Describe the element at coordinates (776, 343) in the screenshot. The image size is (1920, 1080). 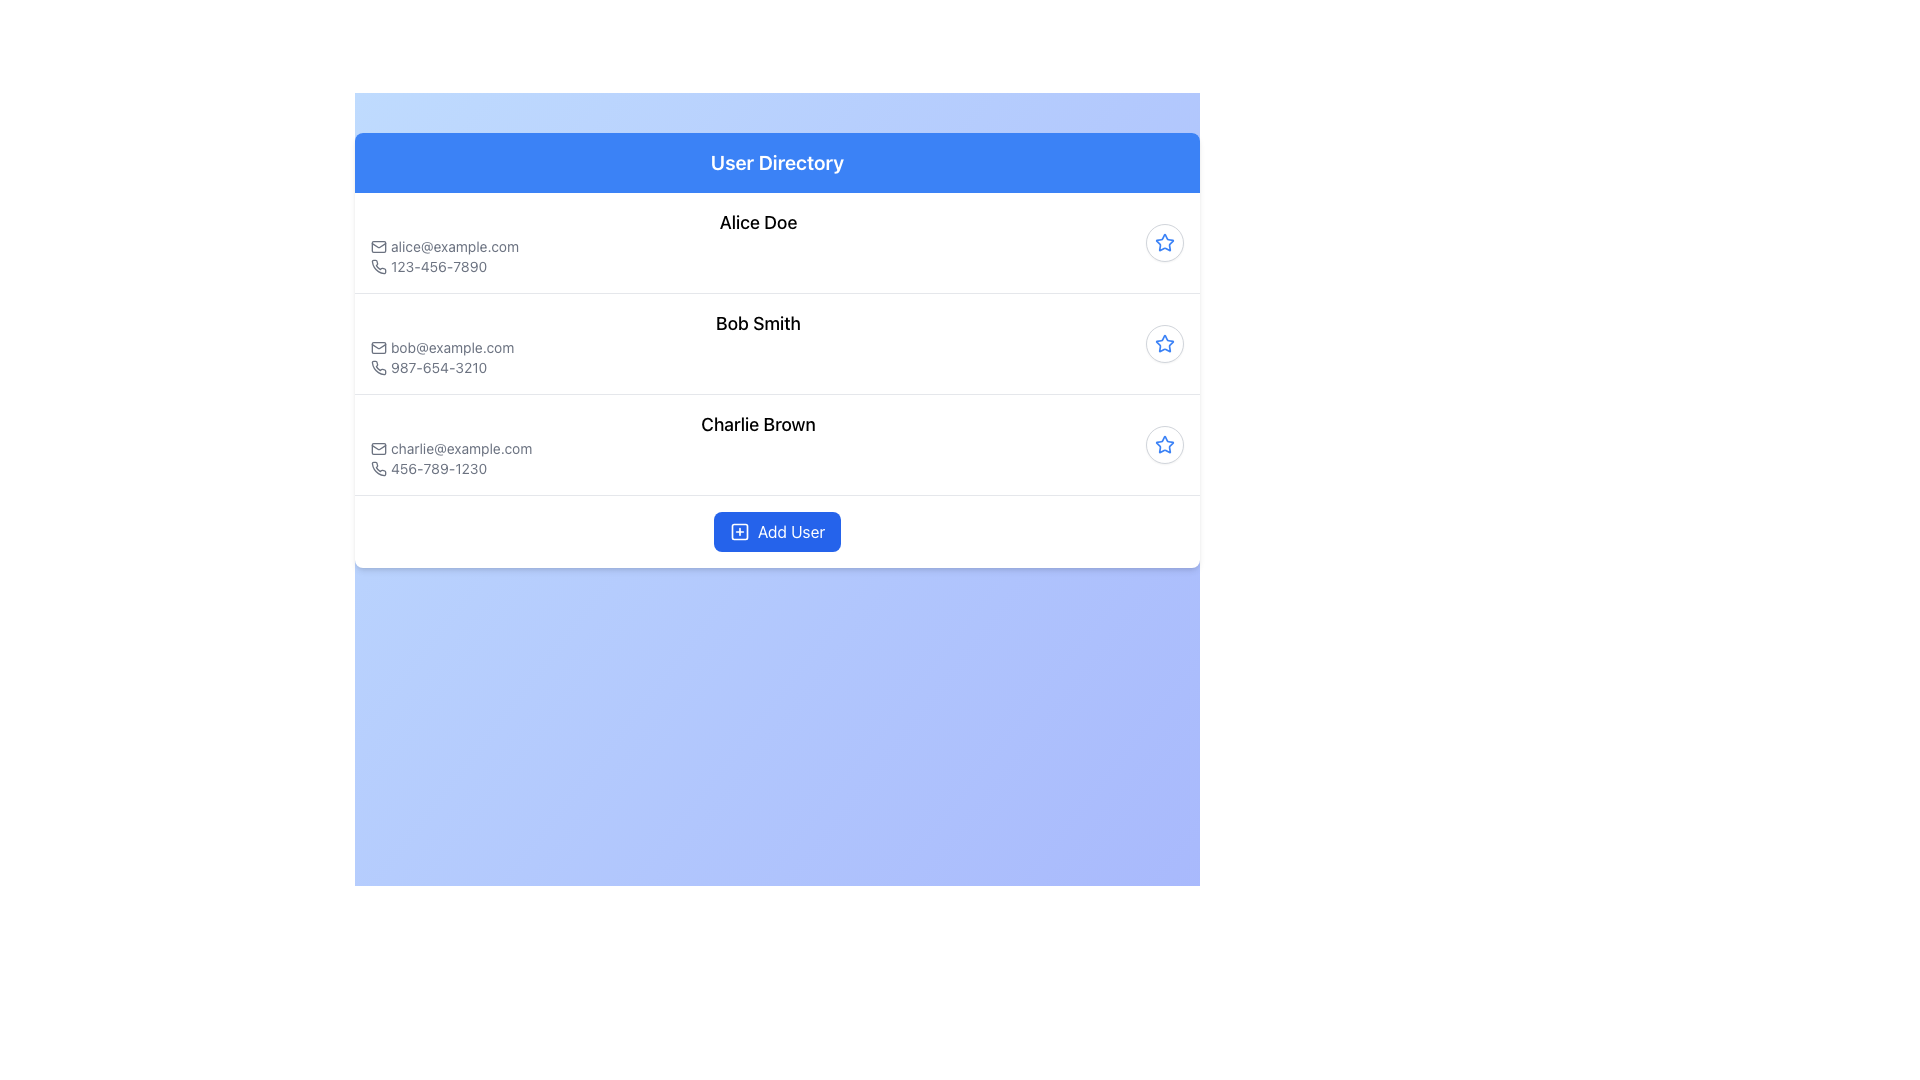
I see `the contact item entry for 'Bob Smith'` at that location.